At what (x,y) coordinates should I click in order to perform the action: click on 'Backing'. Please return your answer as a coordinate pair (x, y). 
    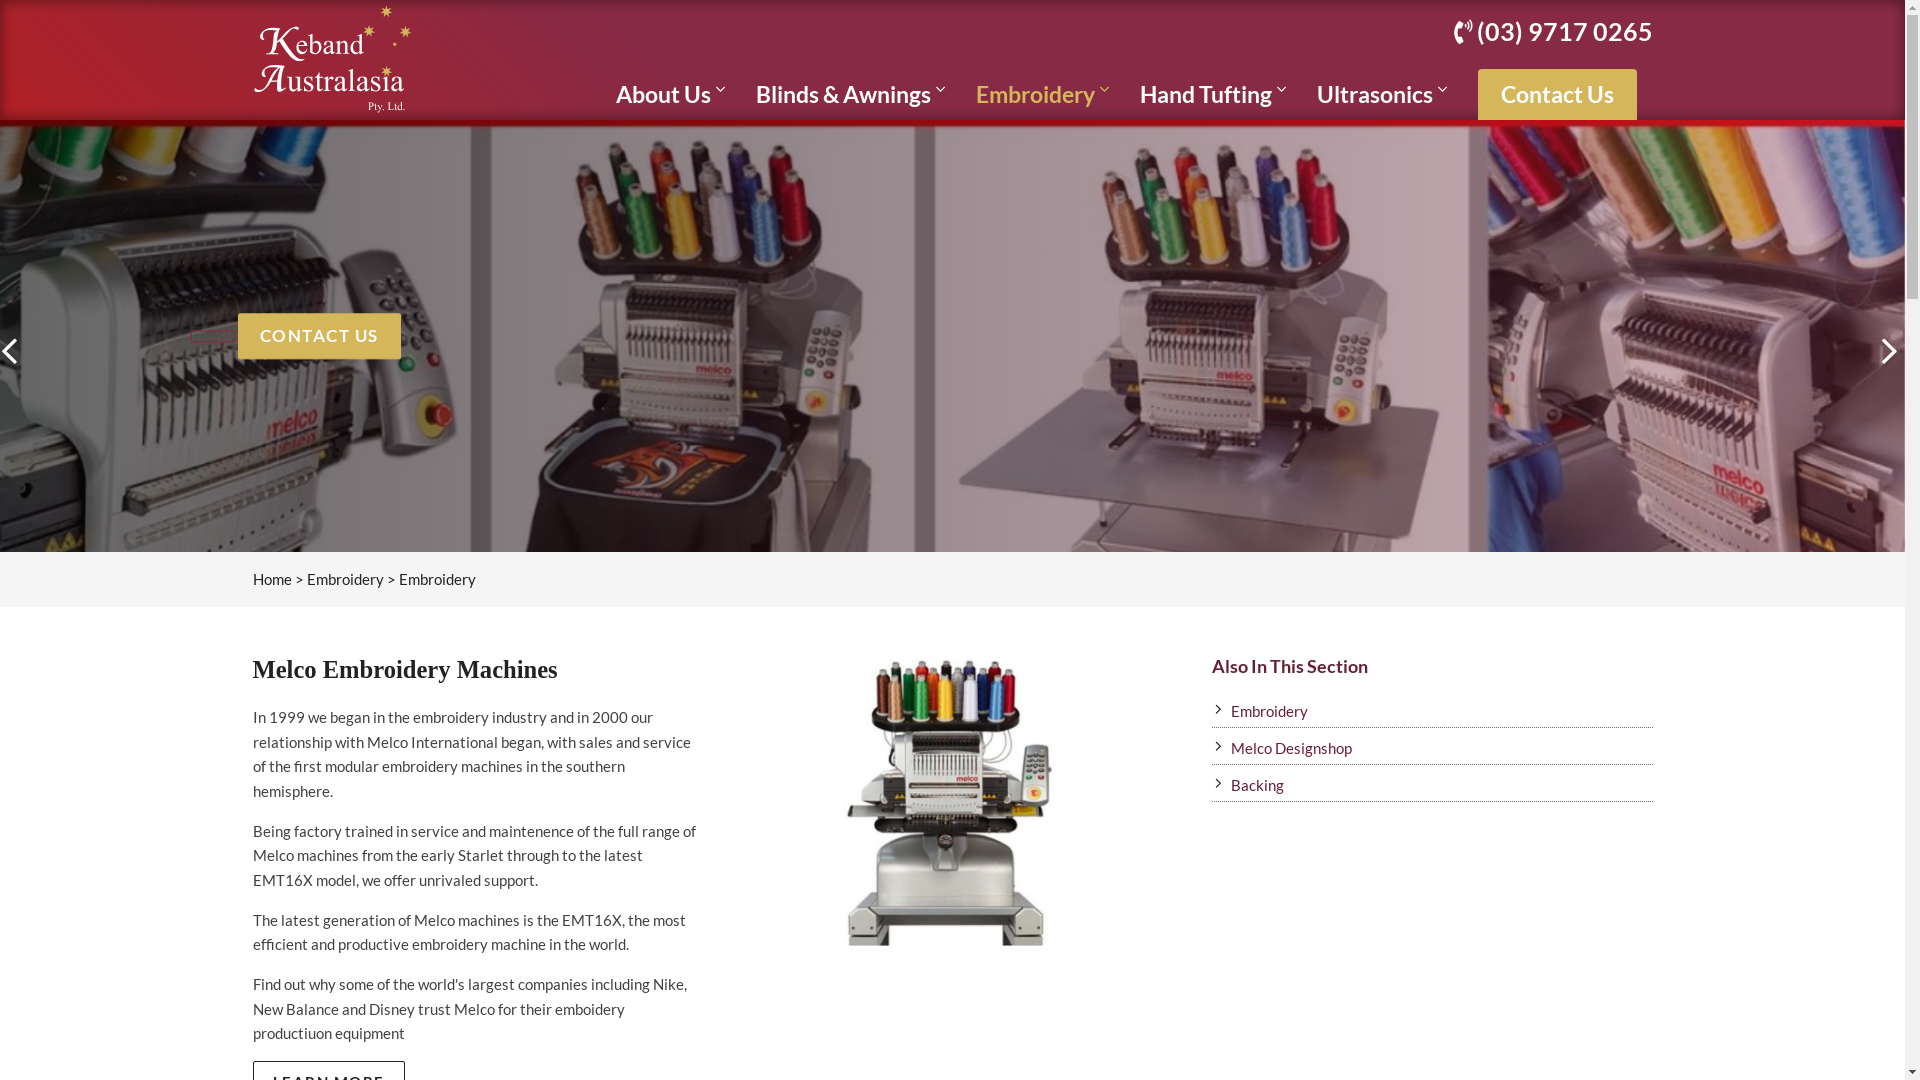
    Looking at the image, I should click on (1430, 784).